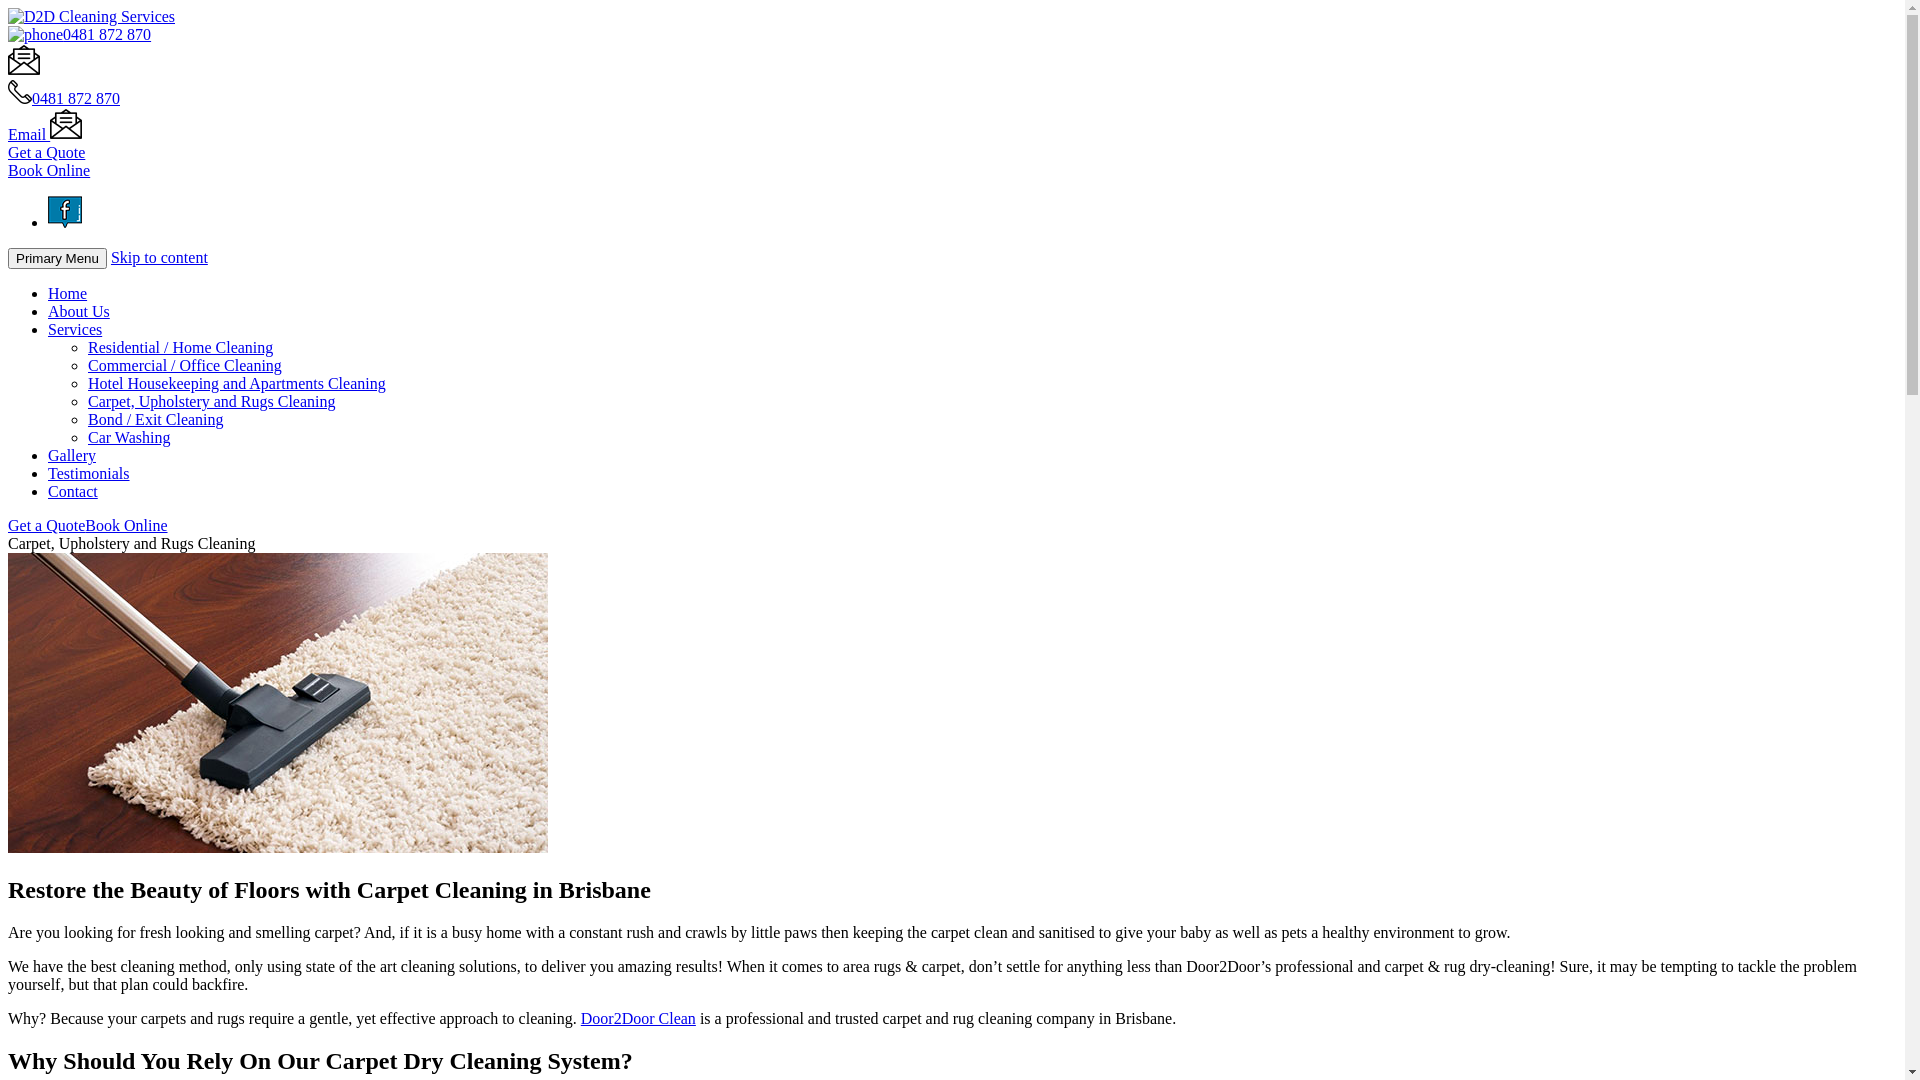  I want to click on 'Door2Door Clean', so click(579, 1018).